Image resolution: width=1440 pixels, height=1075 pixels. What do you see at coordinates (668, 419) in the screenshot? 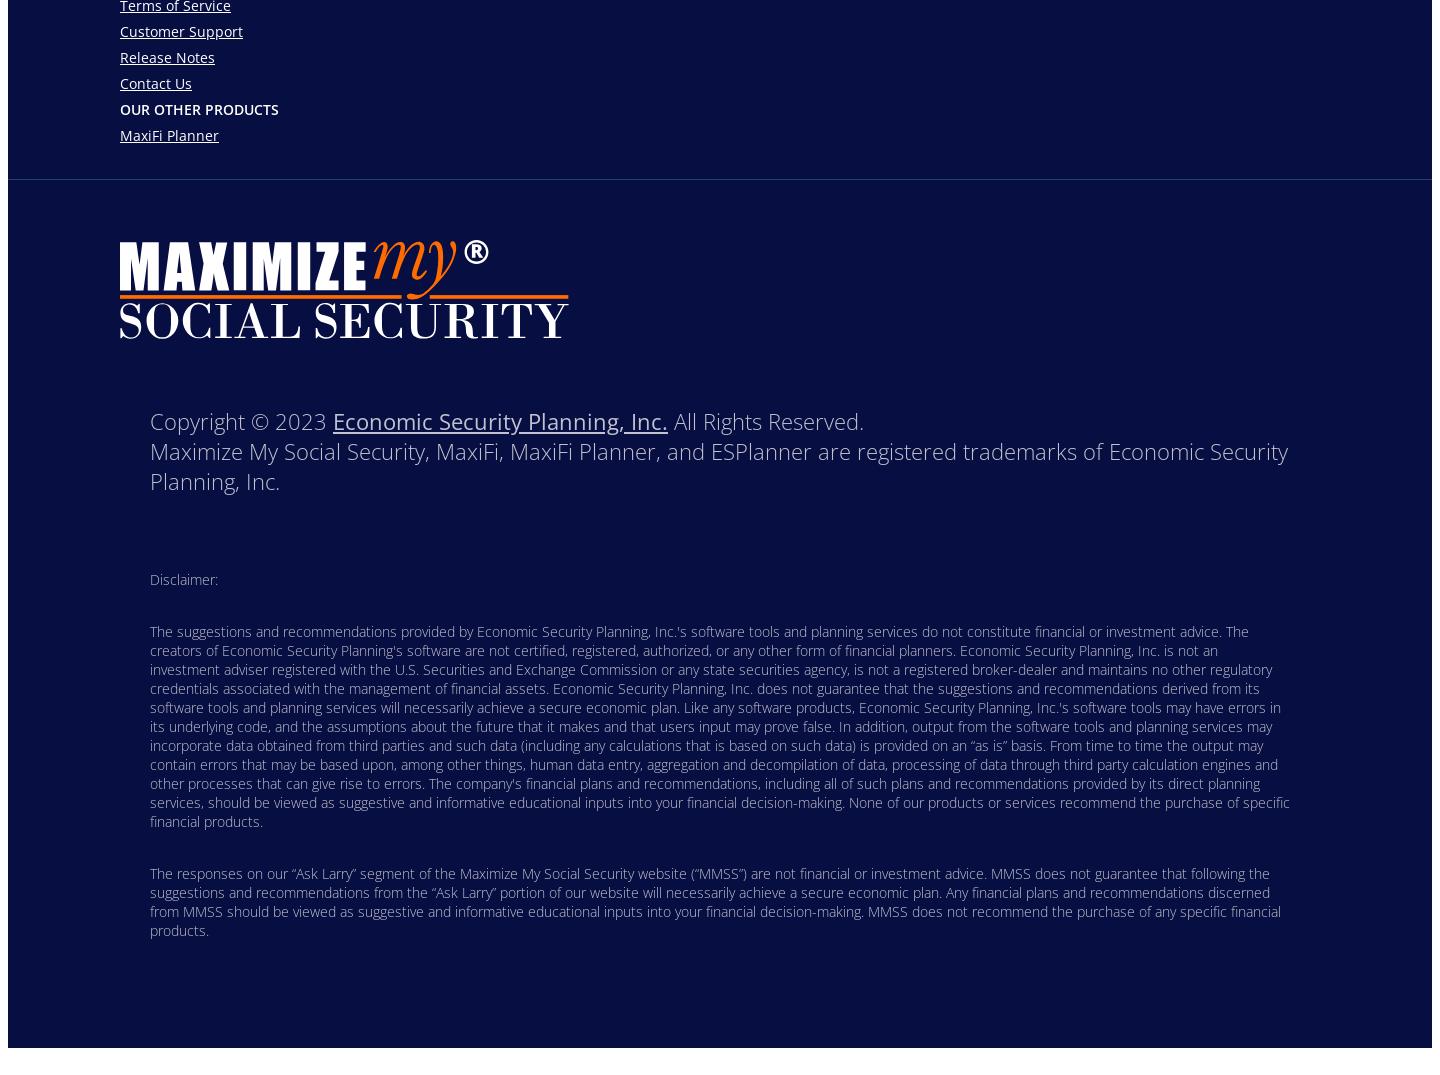
I see `'All Rights Reserved.'` at bounding box center [668, 419].